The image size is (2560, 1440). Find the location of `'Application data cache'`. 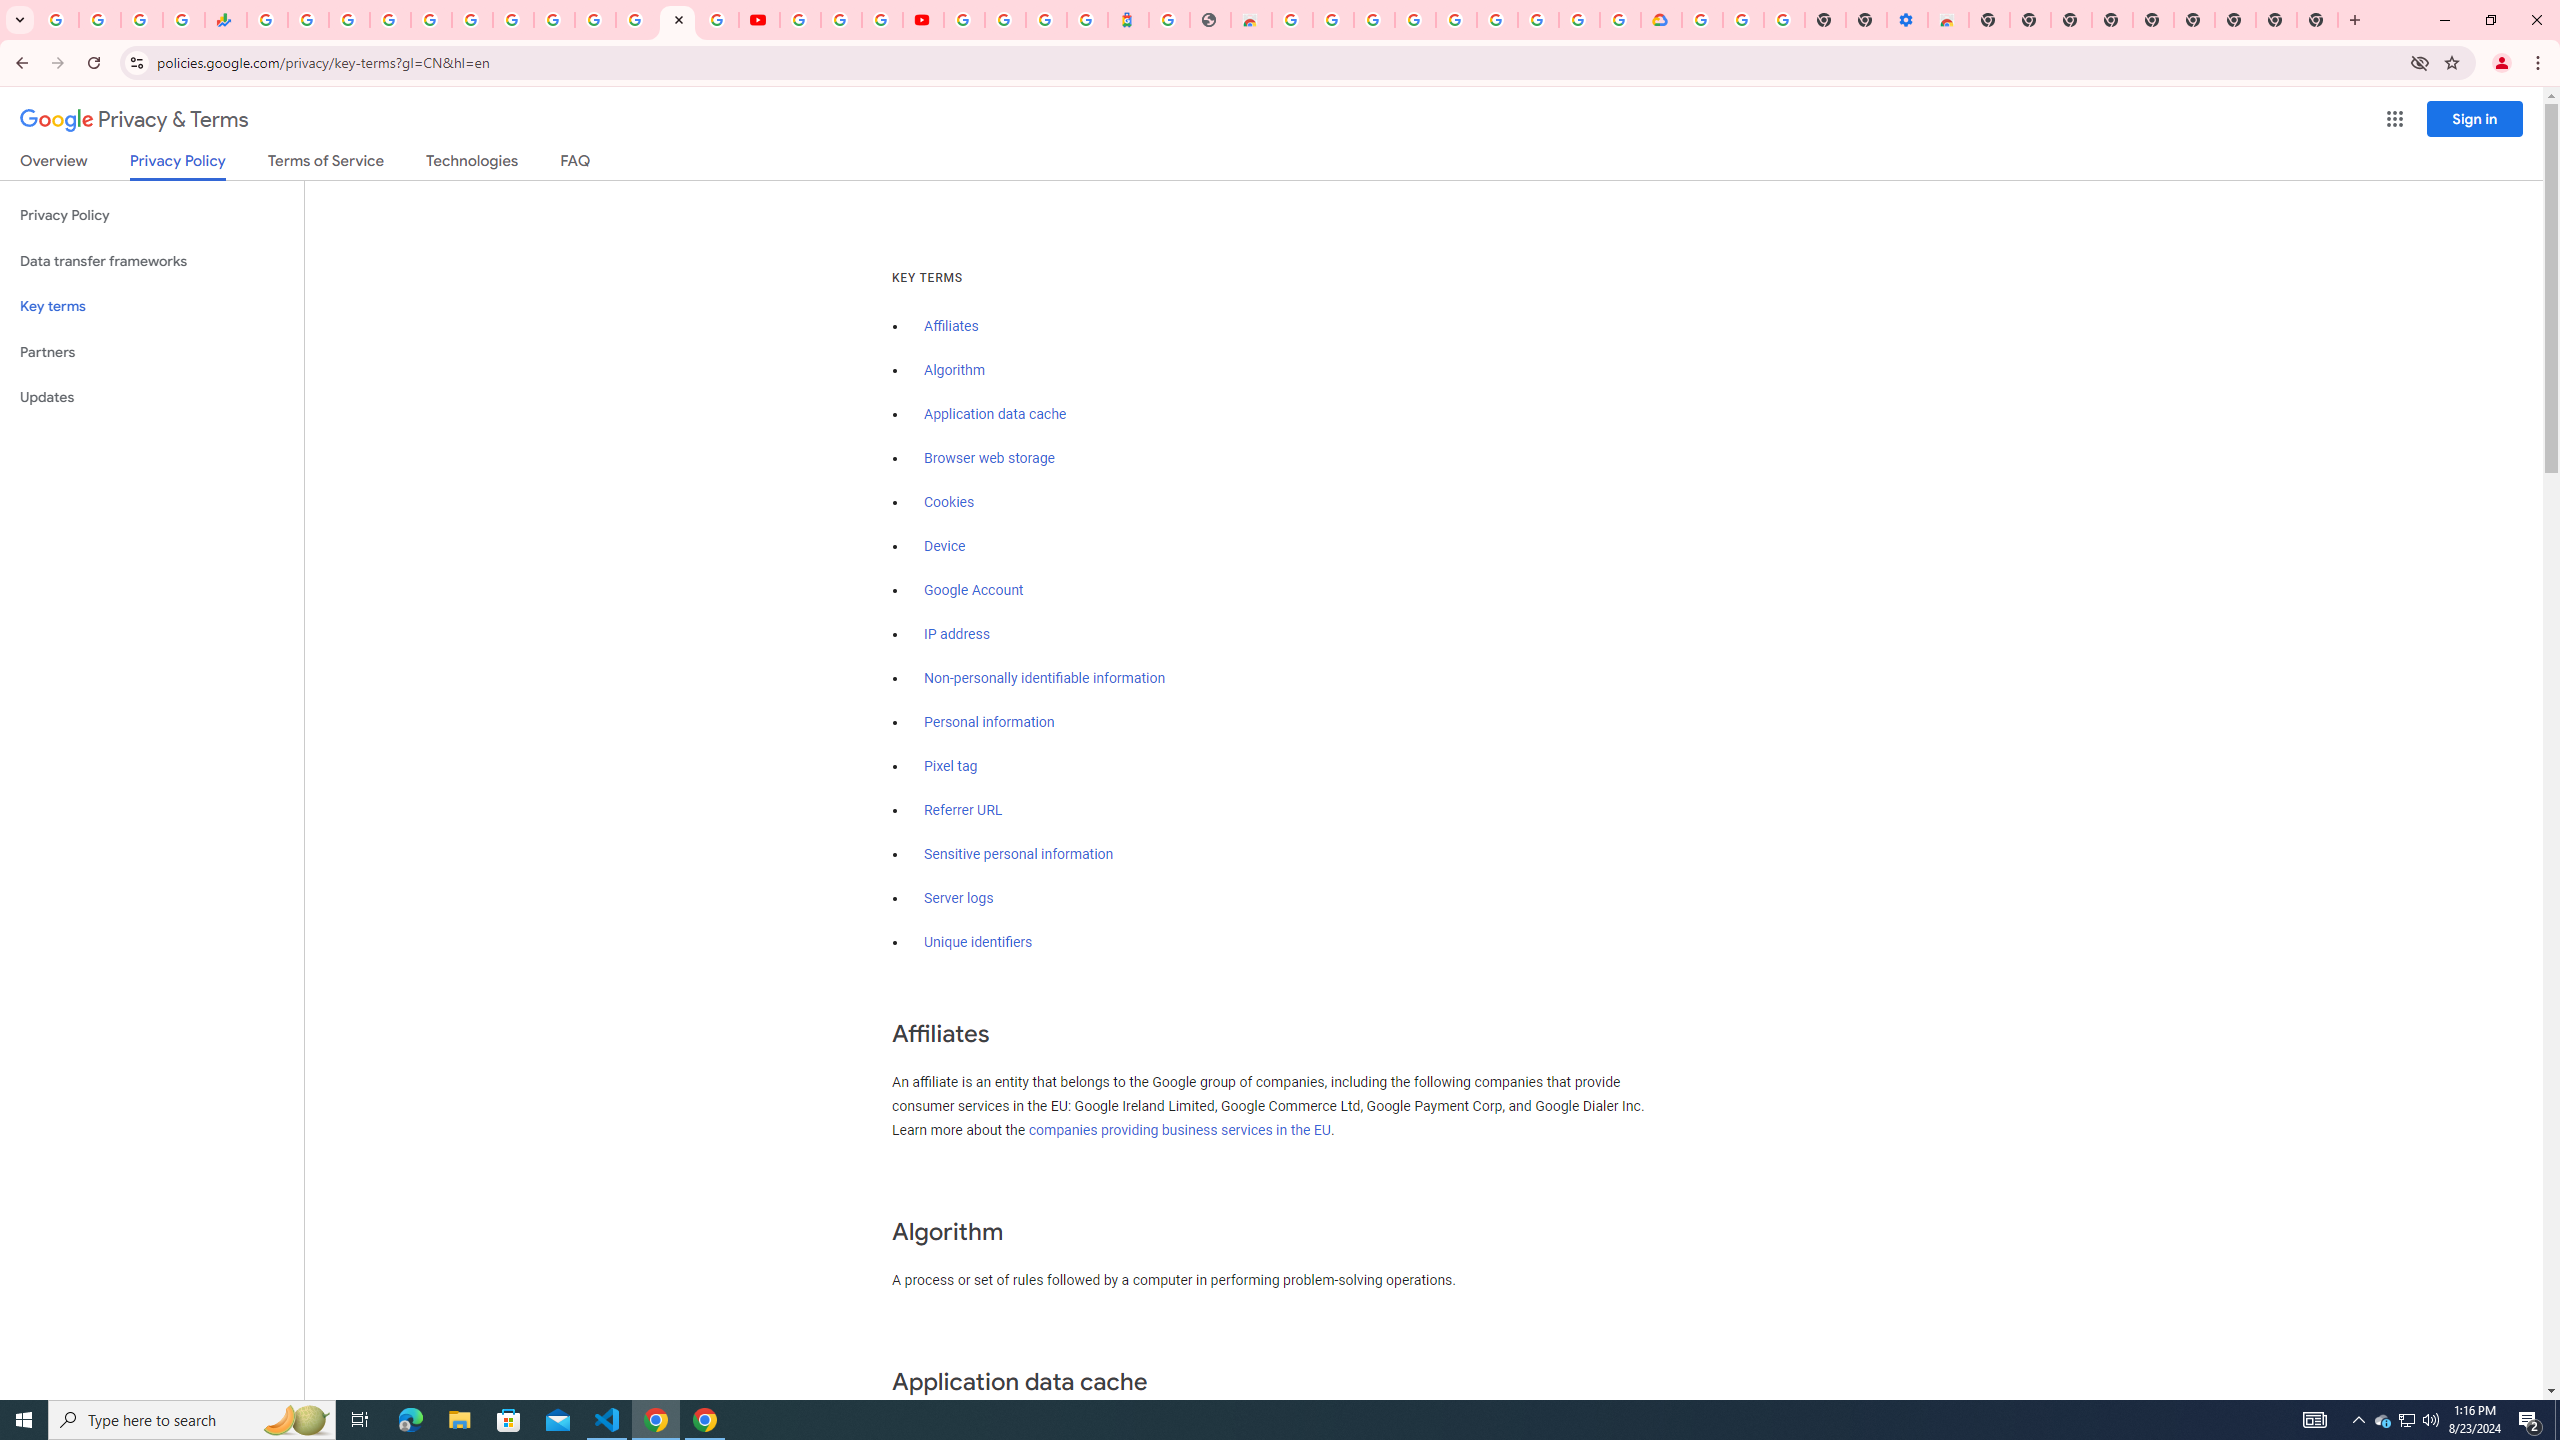

'Application data cache' is located at coordinates (994, 413).